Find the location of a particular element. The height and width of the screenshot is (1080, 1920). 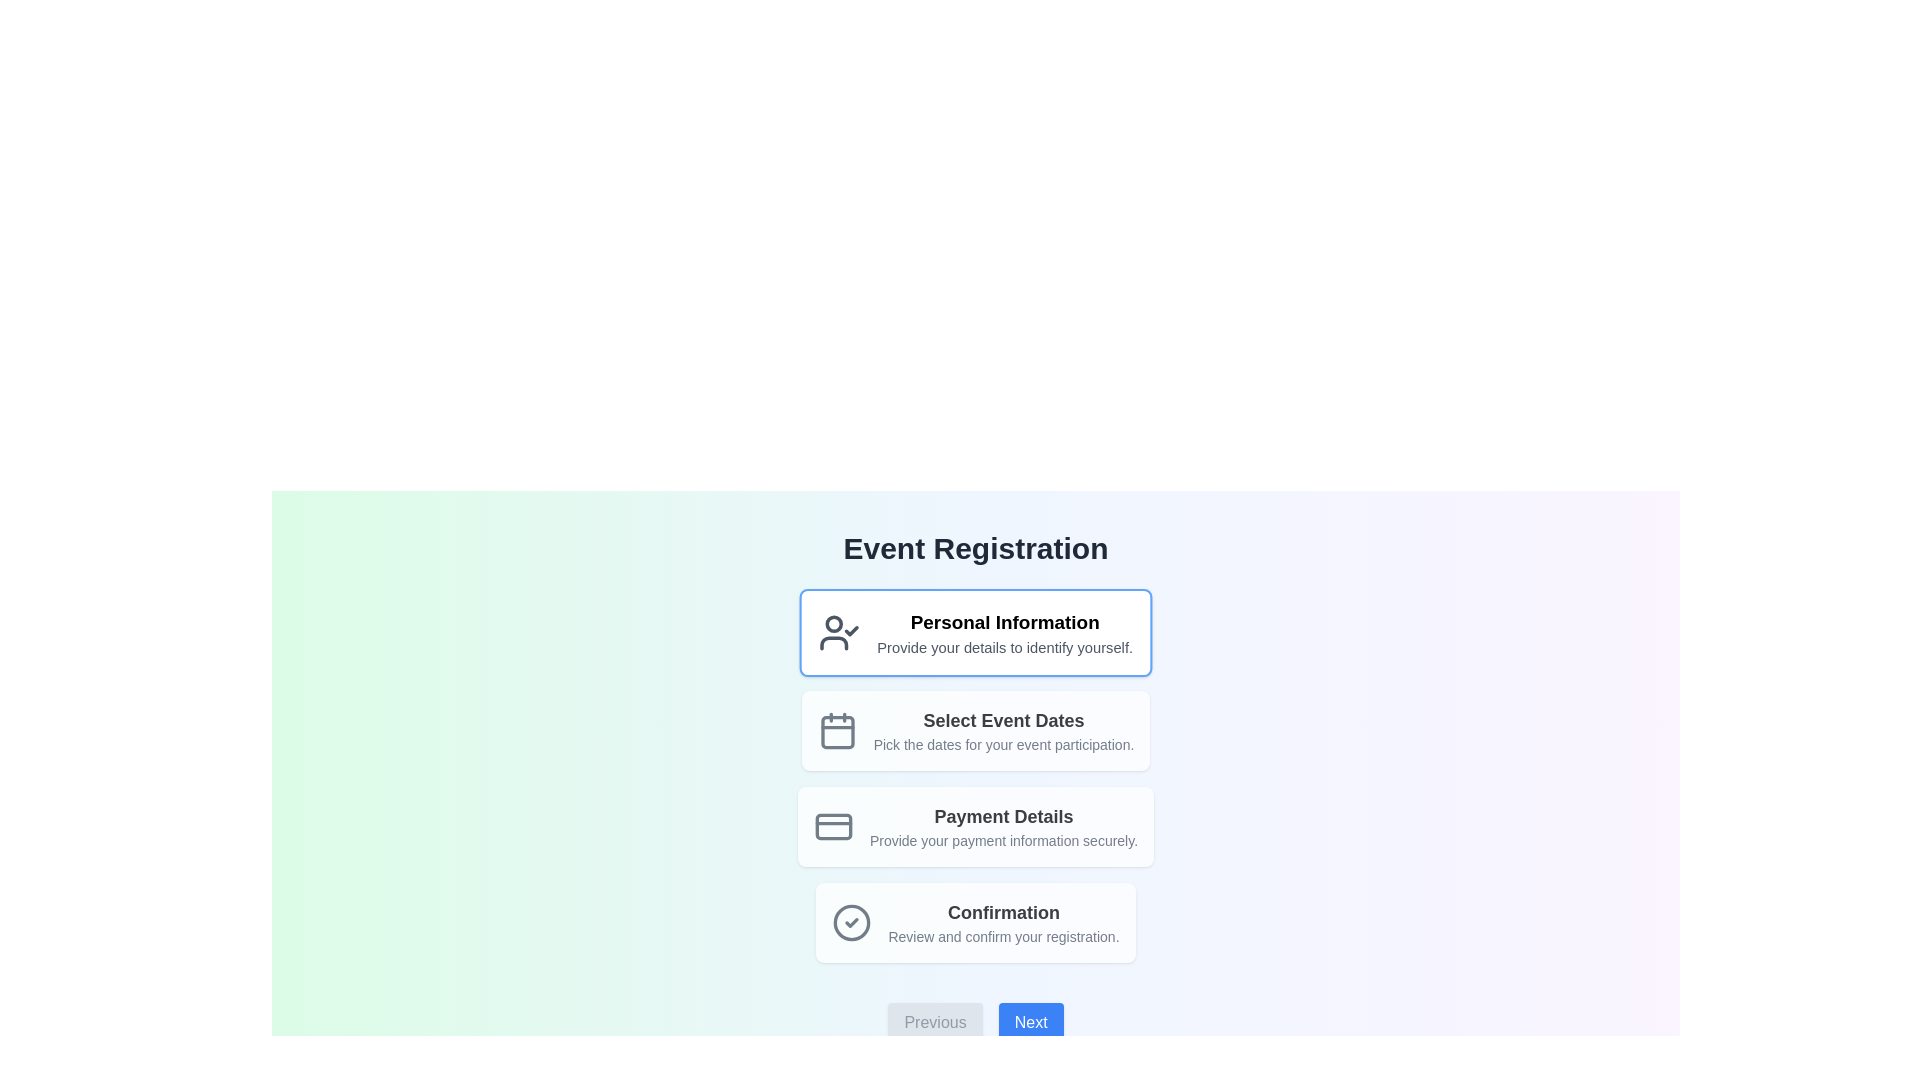

the decorative circular graphic within the user-check icon, which symbolizes identity or verification is located at coordinates (834, 623).